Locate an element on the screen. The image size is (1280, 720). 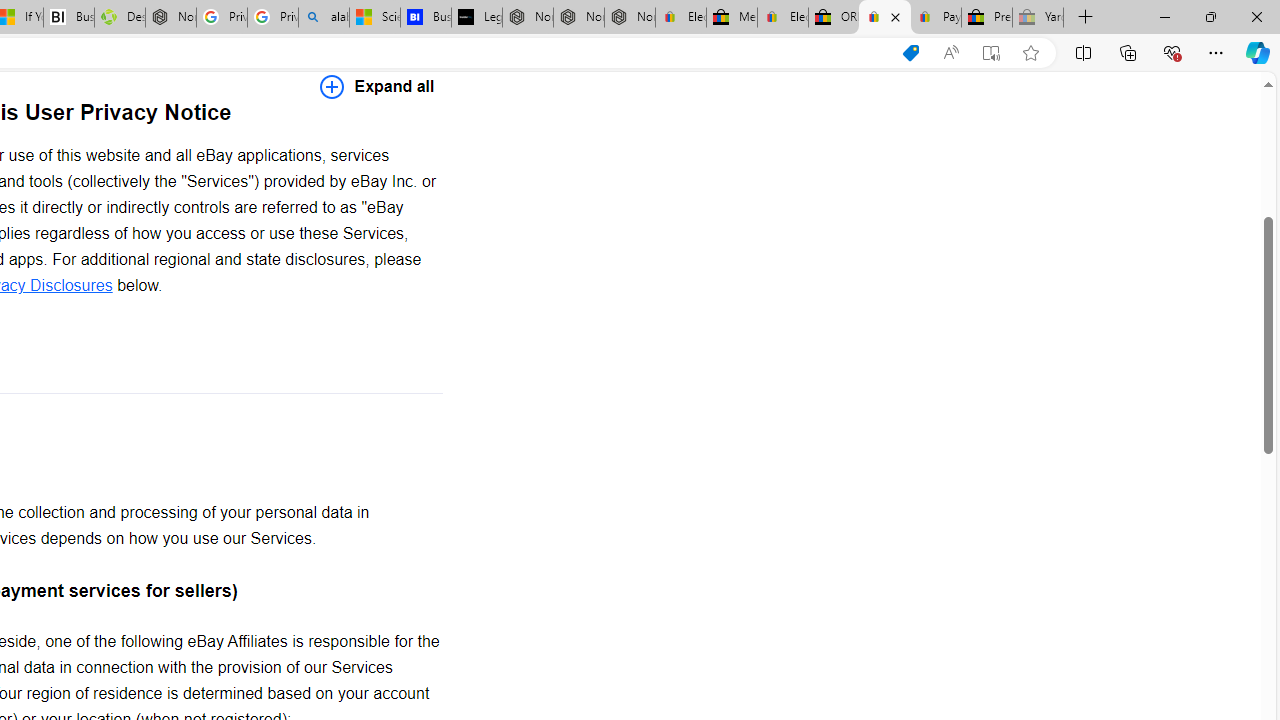
'Descarga Driver Updater' is located at coordinates (118, 17).